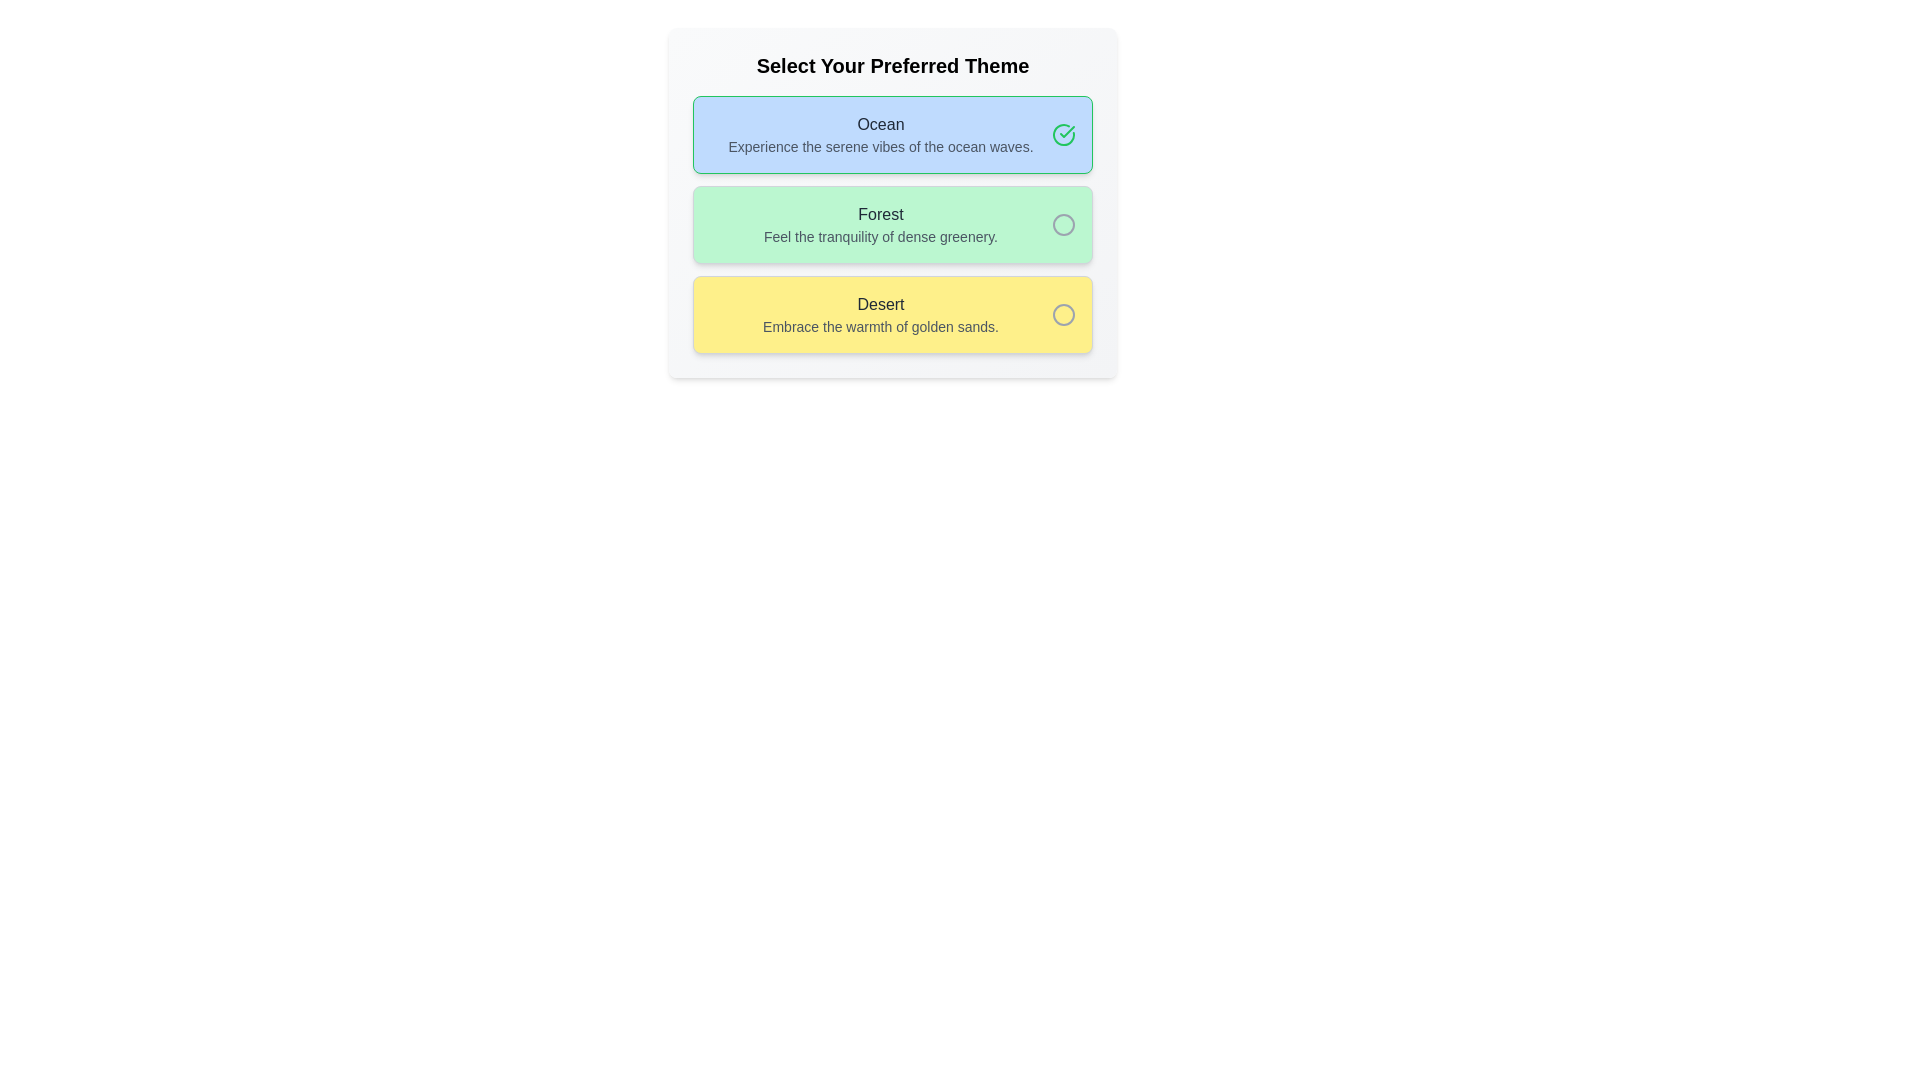 This screenshot has width=1920, height=1080. What do you see at coordinates (891, 315) in the screenshot?
I see `the selectable list item labeled 'Desert'` at bounding box center [891, 315].